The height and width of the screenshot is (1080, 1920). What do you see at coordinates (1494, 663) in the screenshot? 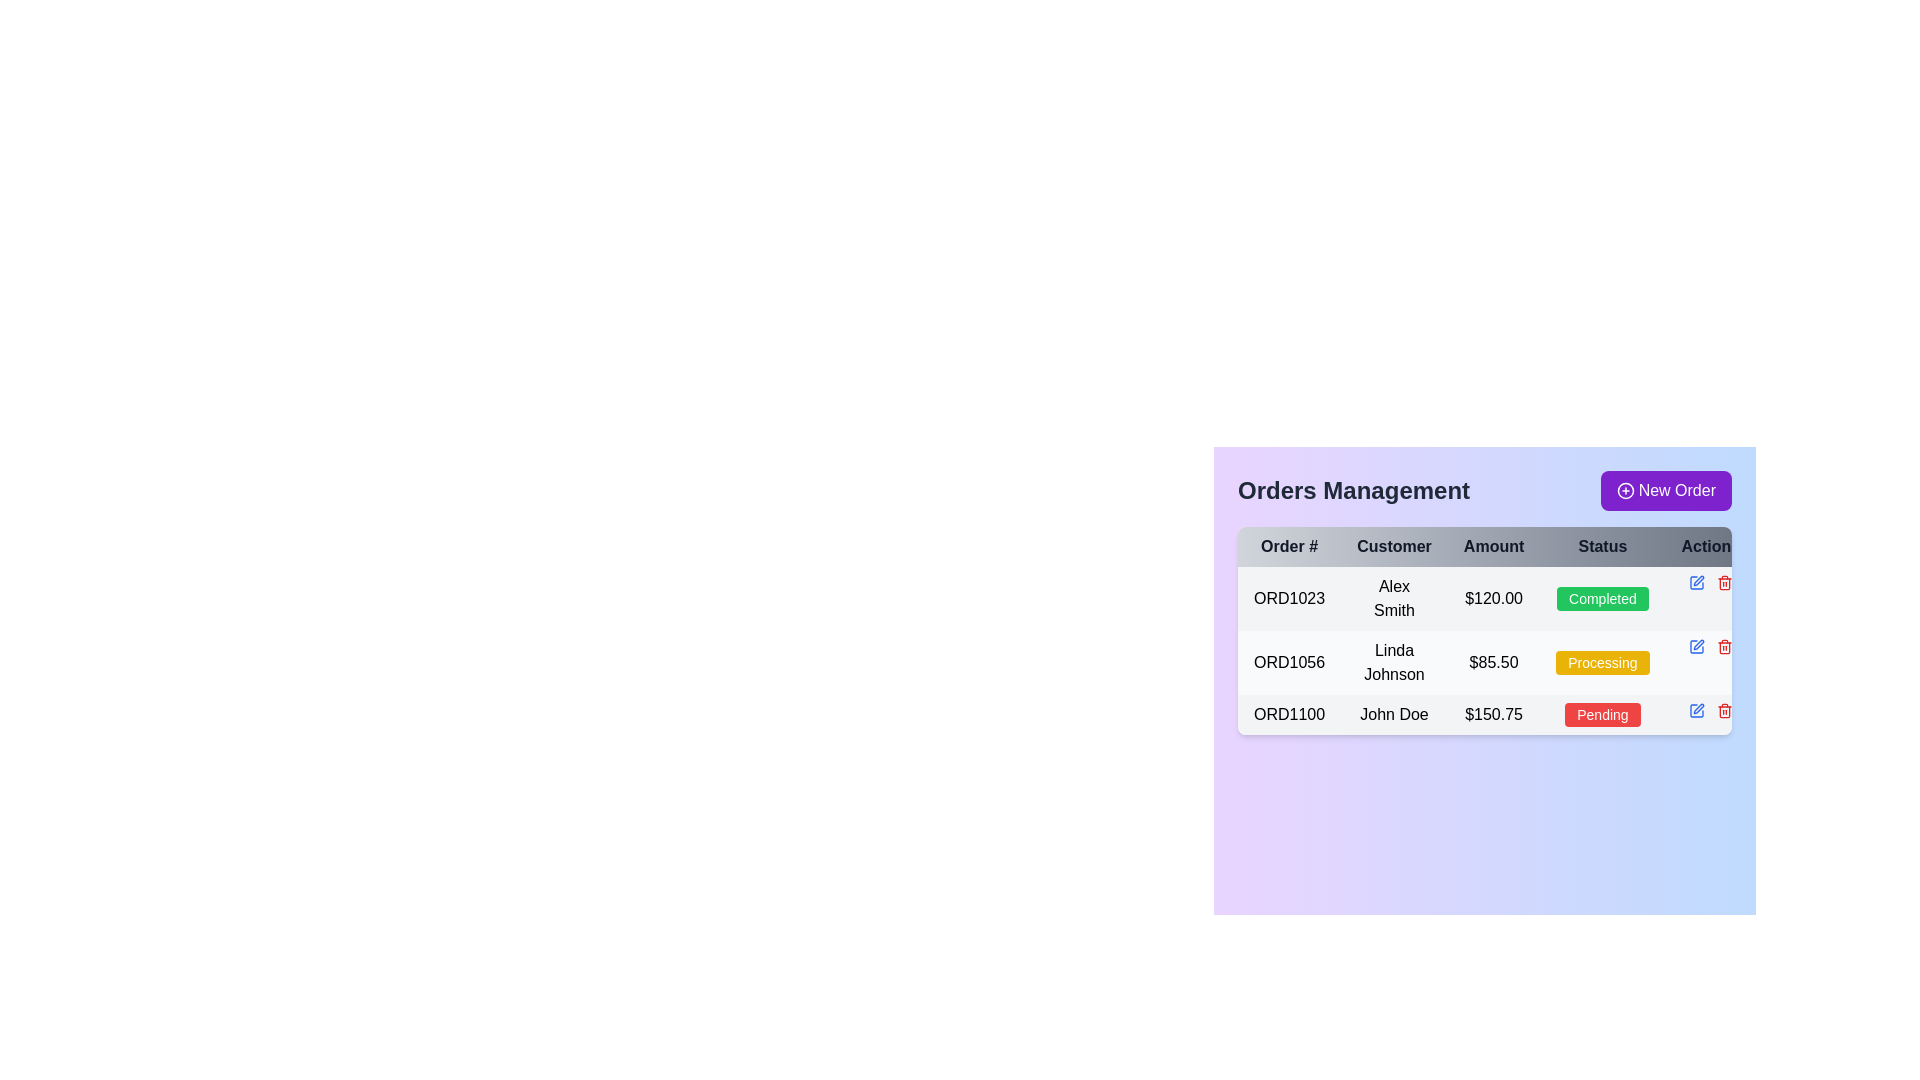
I see `the static text element displaying the amount '$85.50' in the 'Amount' column of the 'Orders Management' table for order 'ORD1056' made by 'Linda Johnson'` at bounding box center [1494, 663].